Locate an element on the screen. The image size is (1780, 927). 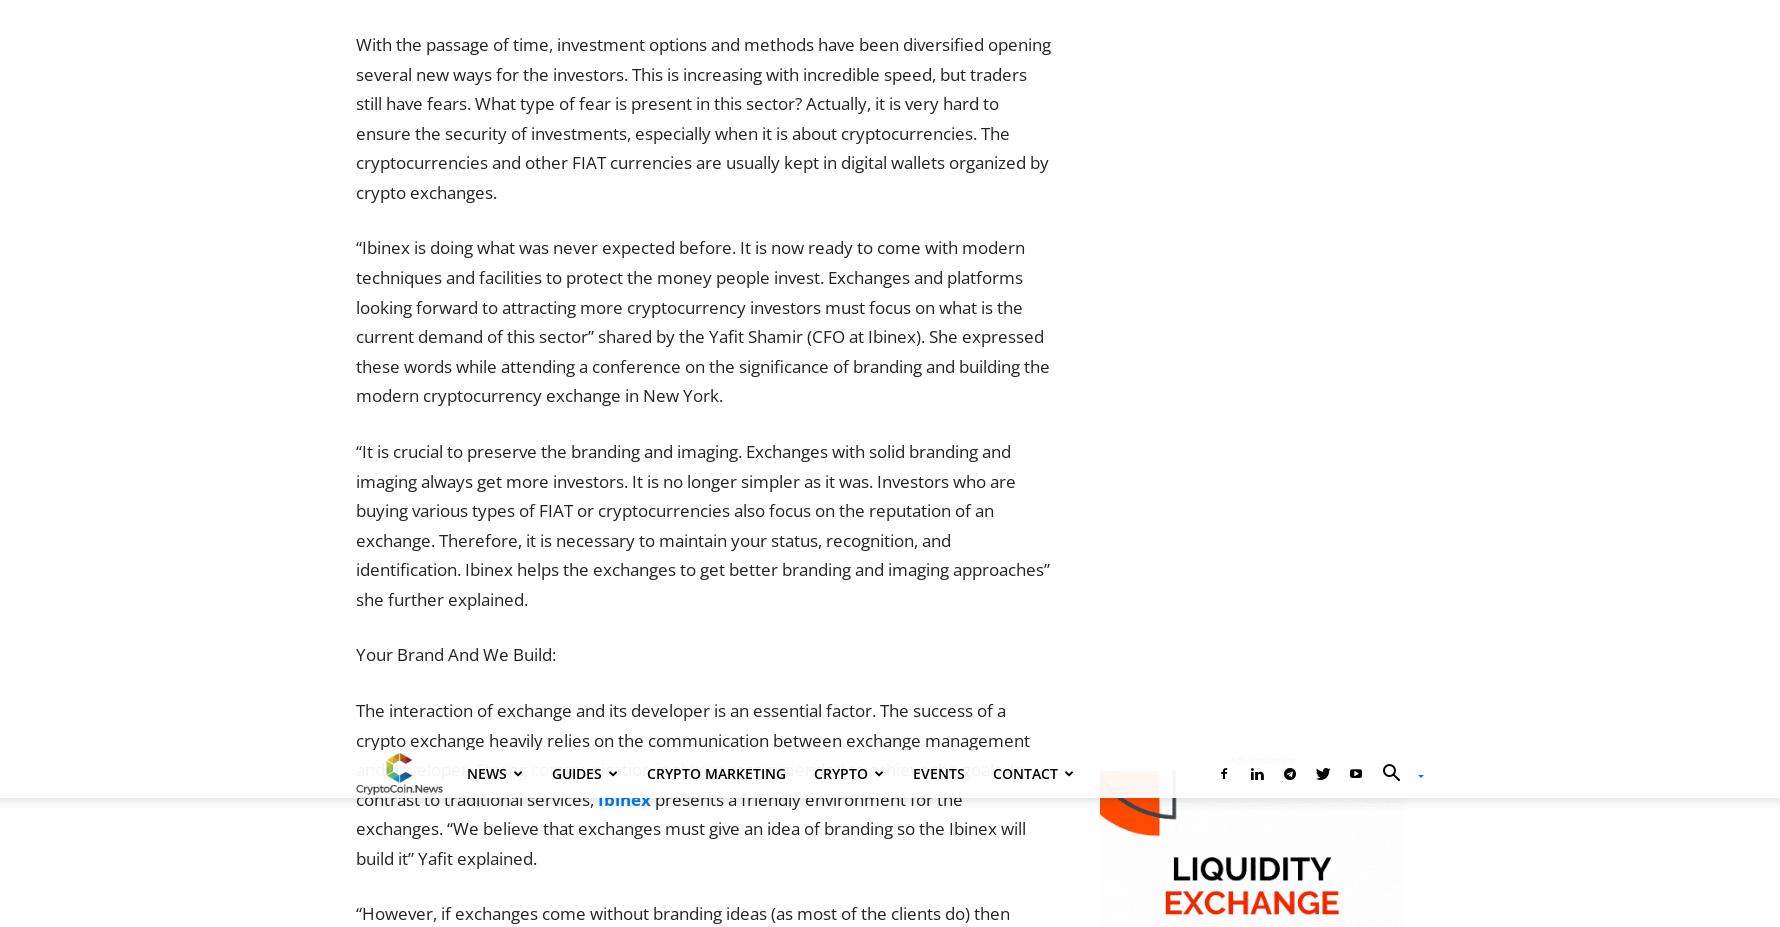
'https://cryptocin.news' is located at coordinates (547, 422).